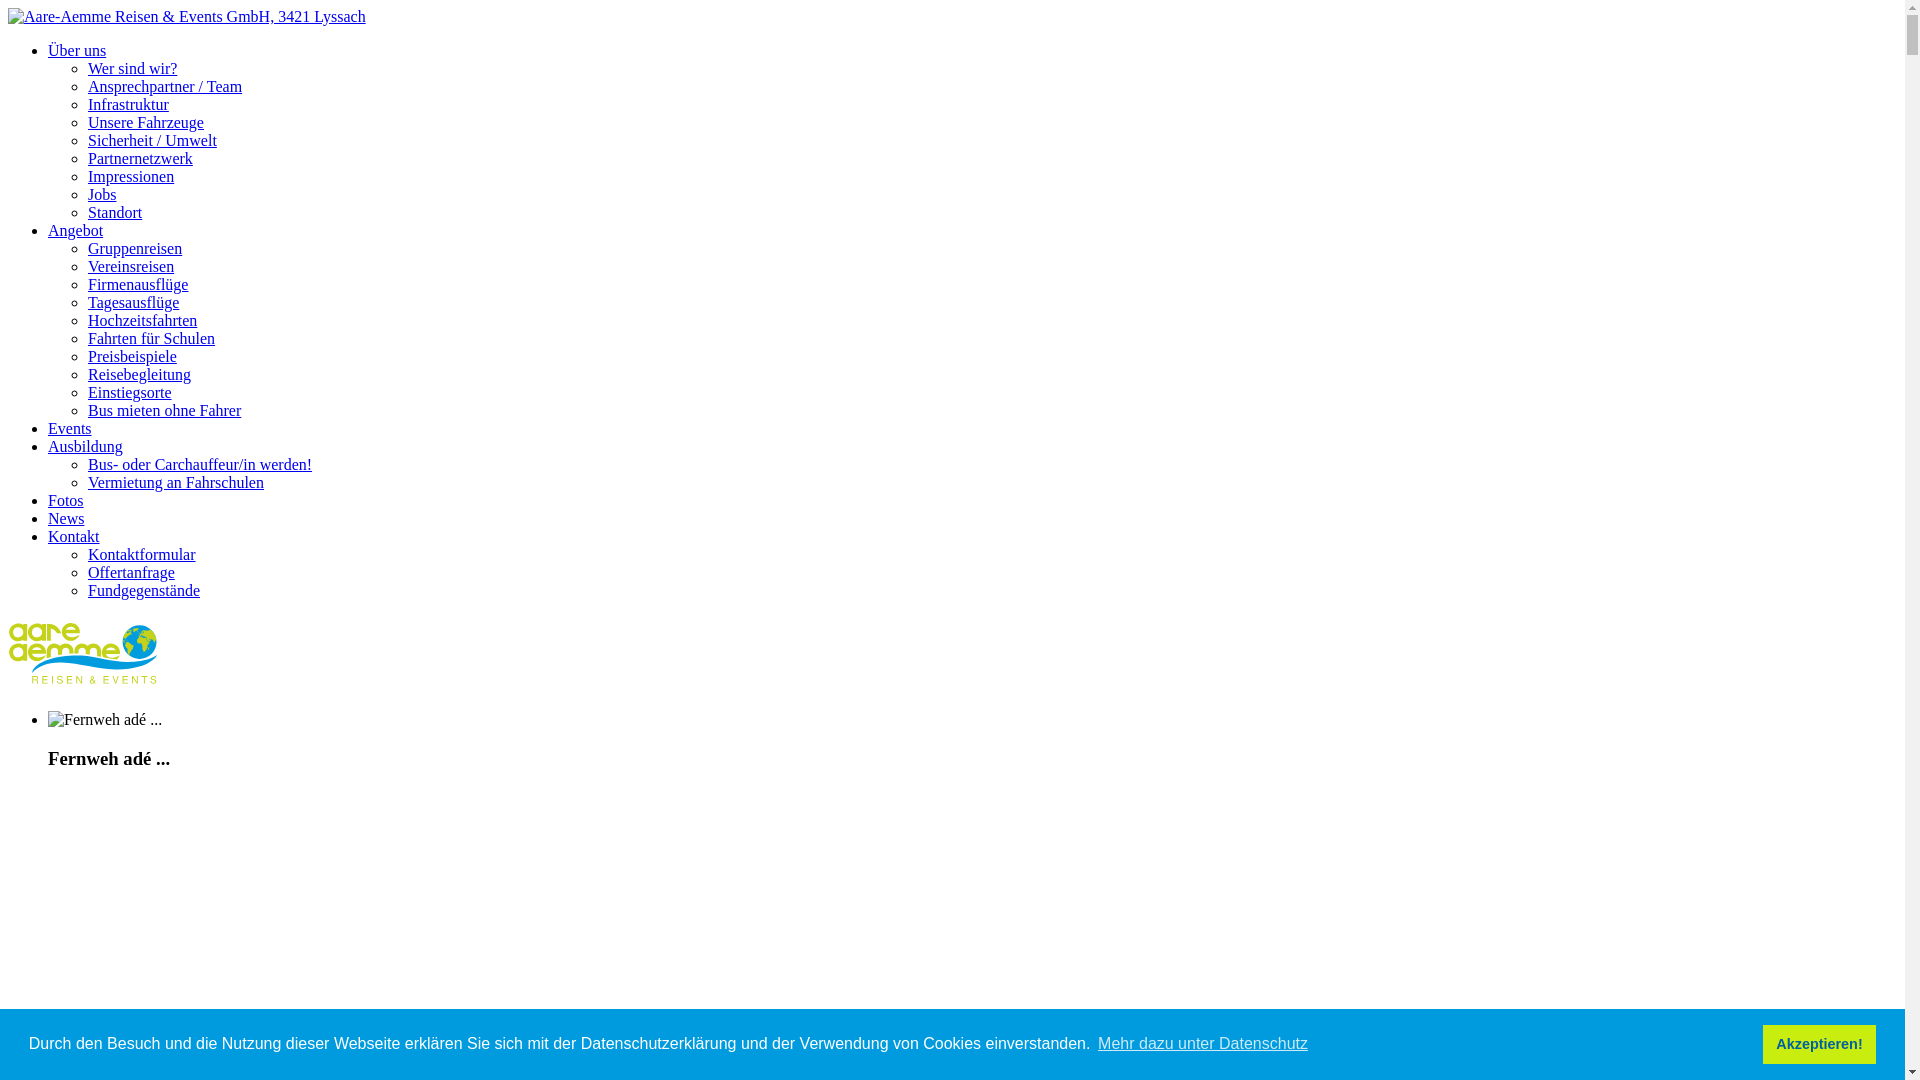 This screenshot has height=1080, width=1920. What do you see at coordinates (66, 517) in the screenshot?
I see `'News'` at bounding box center [66, 517].